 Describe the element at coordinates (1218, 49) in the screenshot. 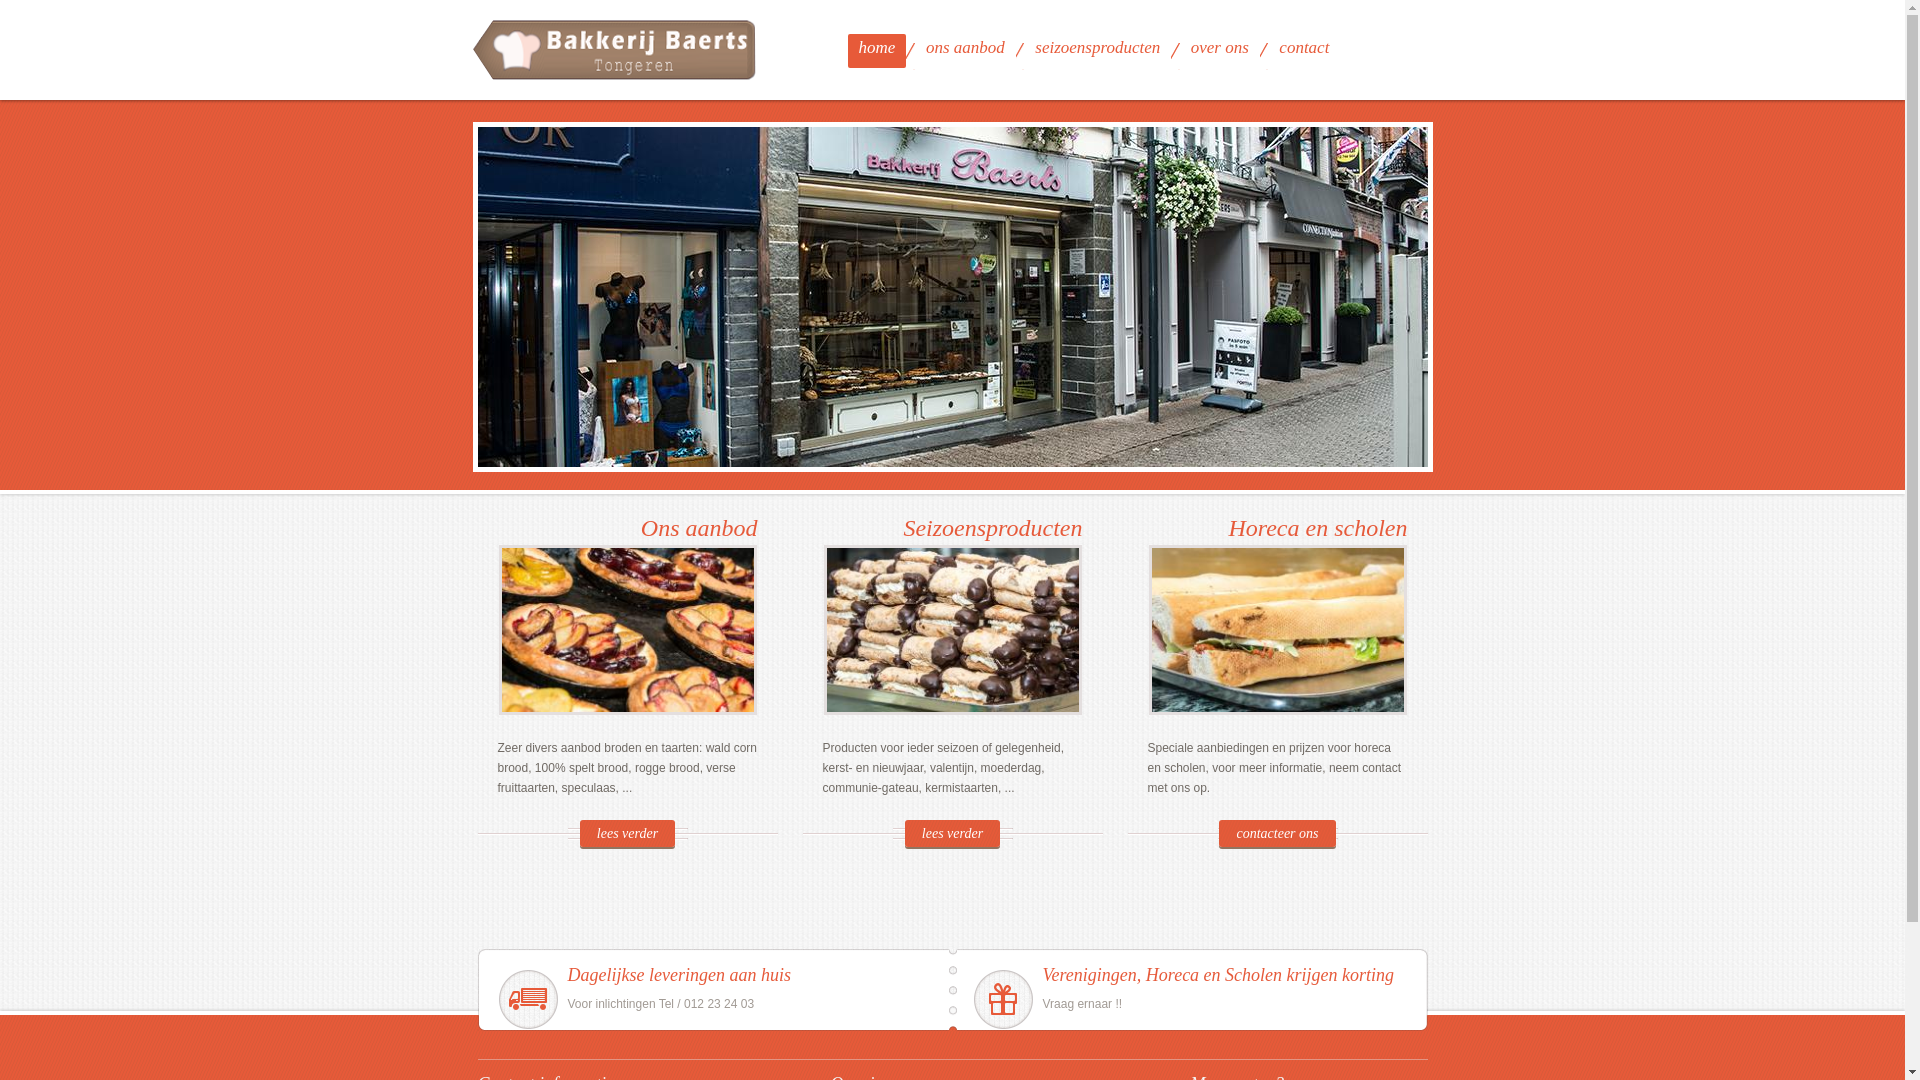

I see `'over ons'` at that location.